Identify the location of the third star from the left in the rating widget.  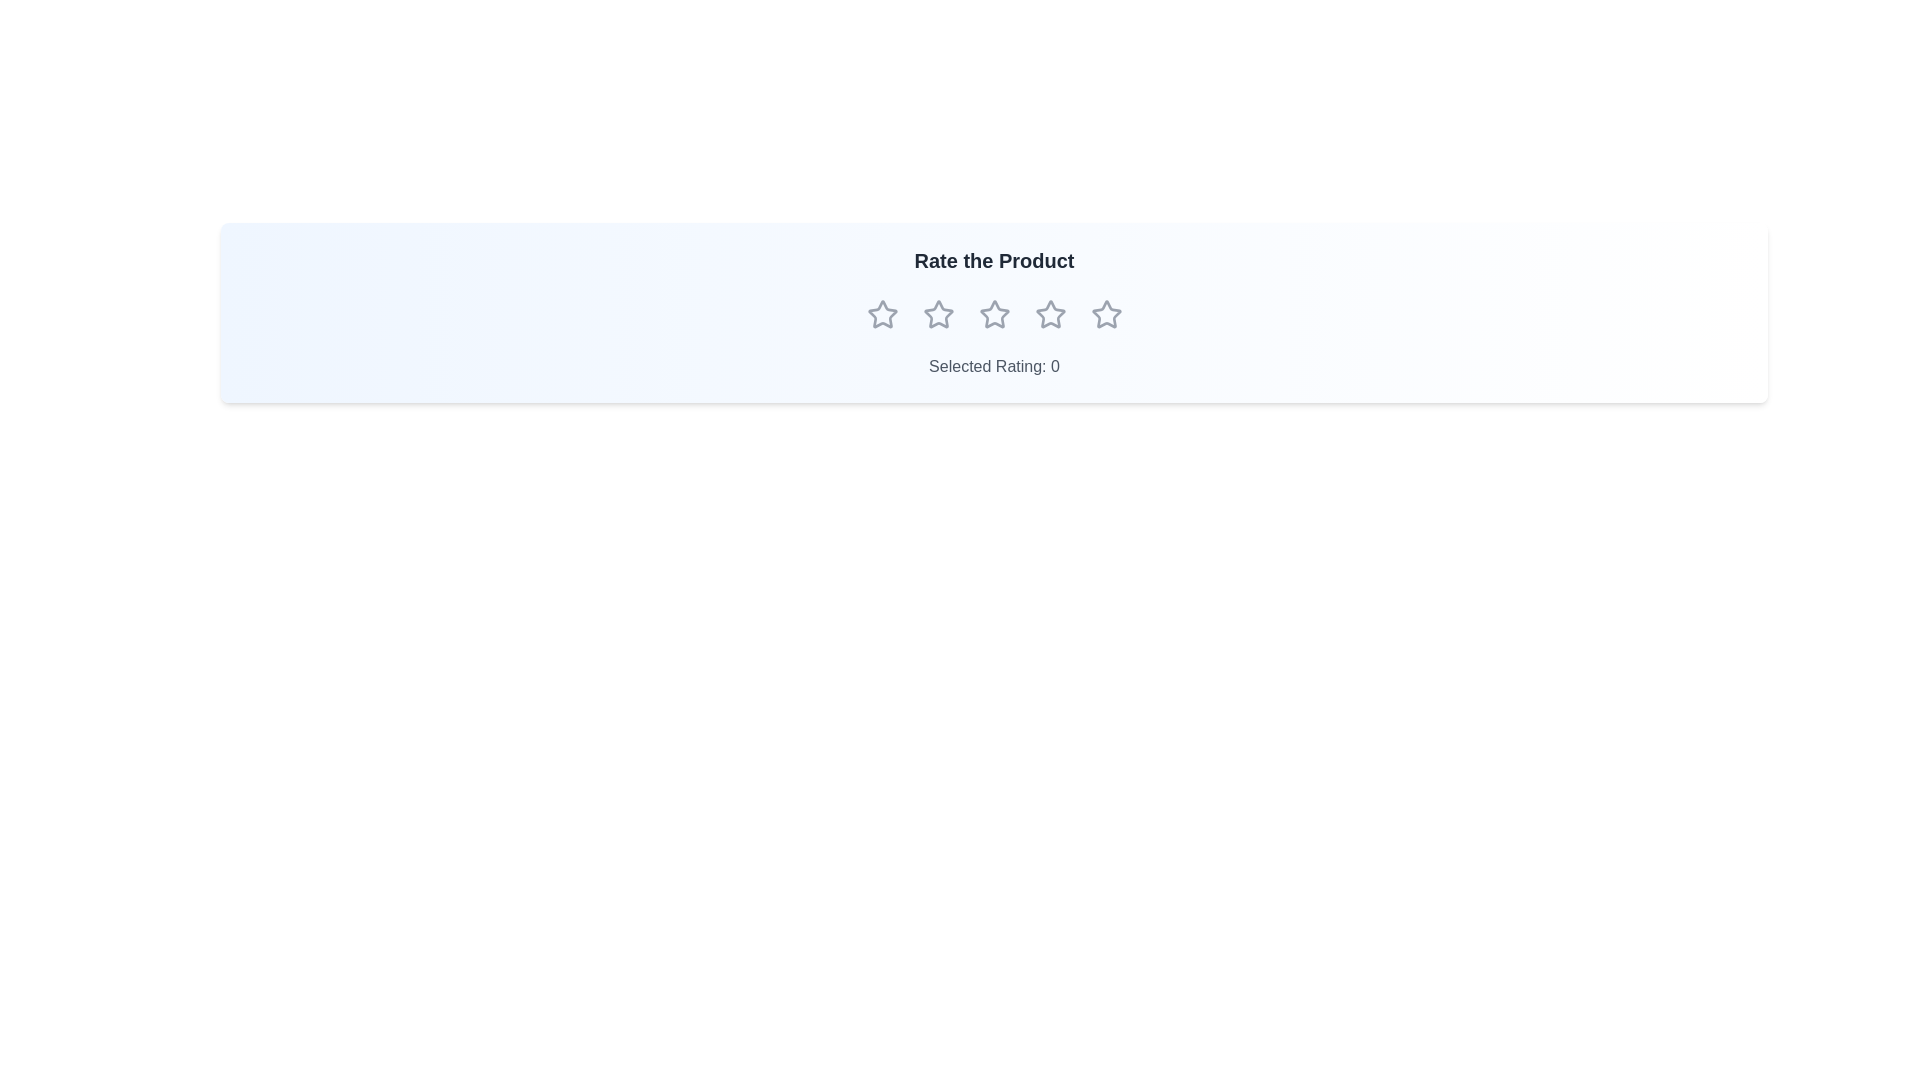
(994, 315).